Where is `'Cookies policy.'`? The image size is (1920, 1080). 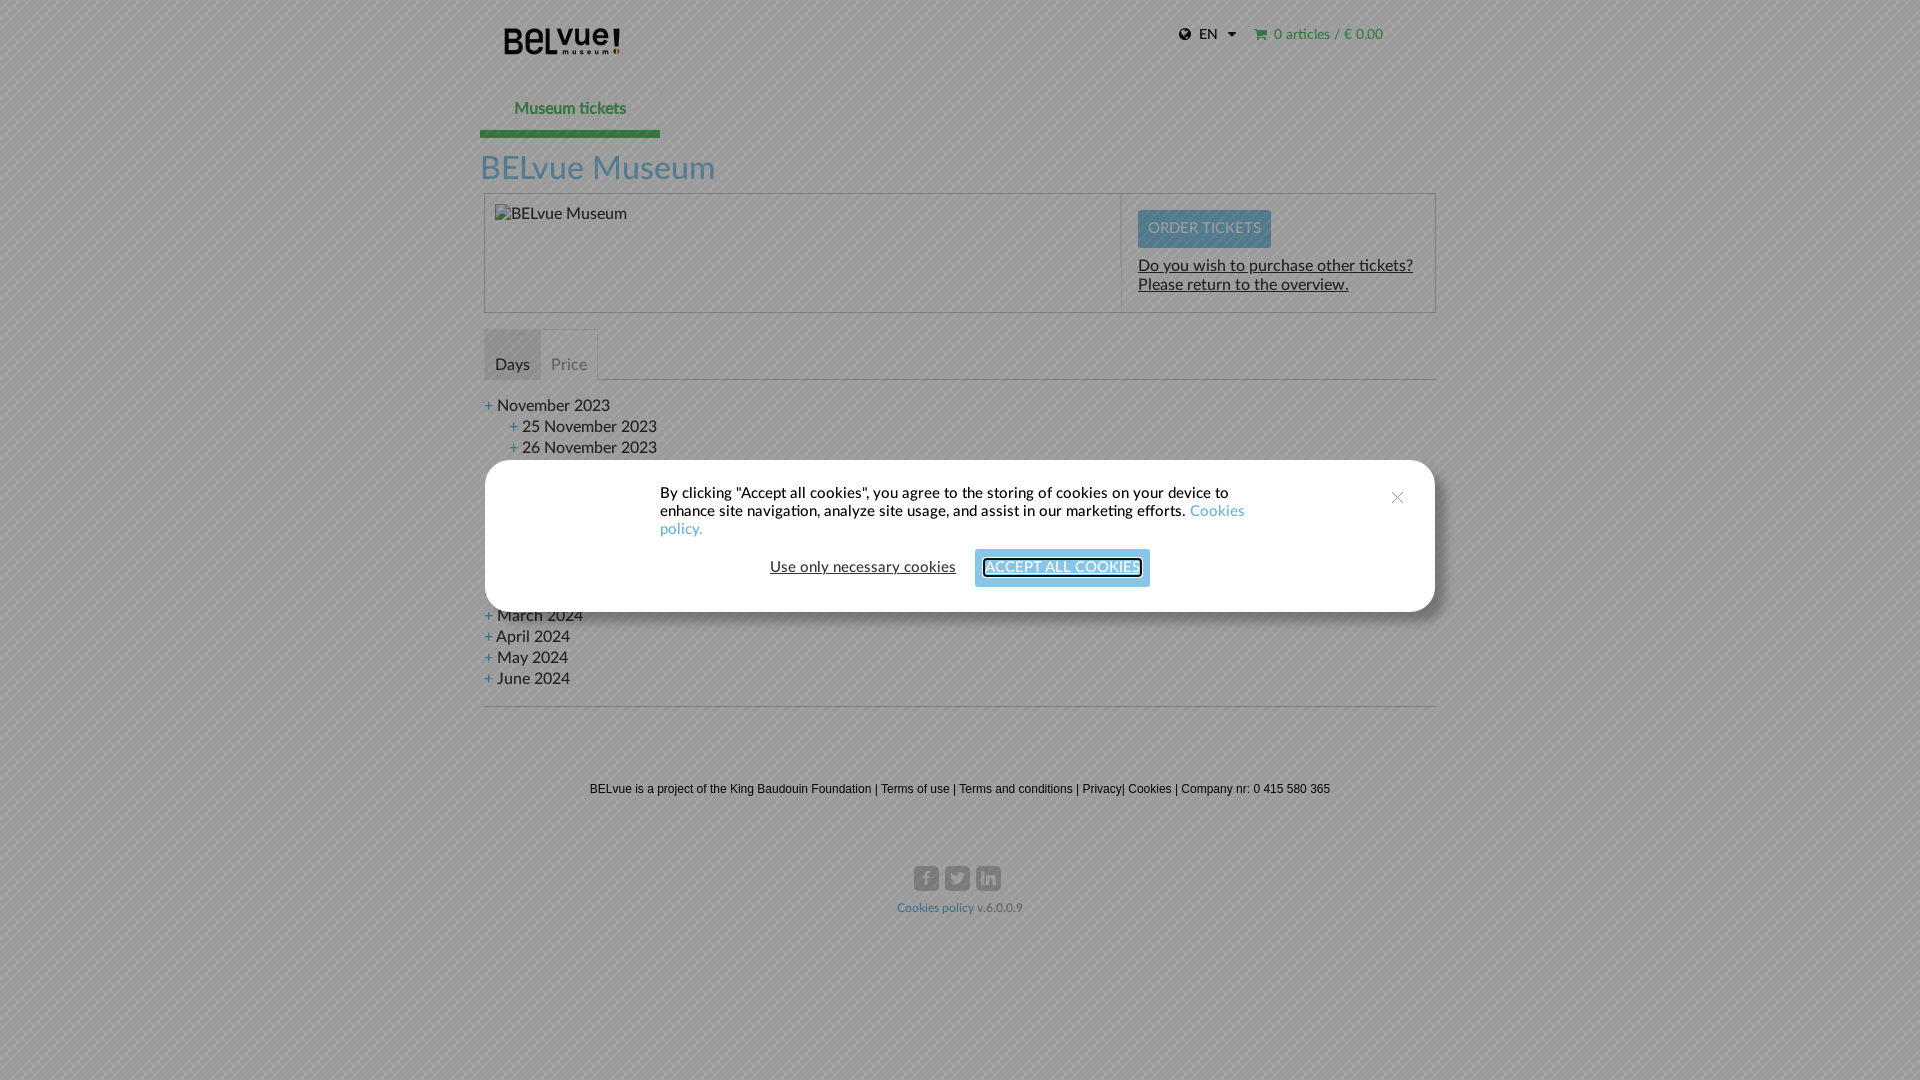
'Cookies policy.' is located at coordinates (660, 519).